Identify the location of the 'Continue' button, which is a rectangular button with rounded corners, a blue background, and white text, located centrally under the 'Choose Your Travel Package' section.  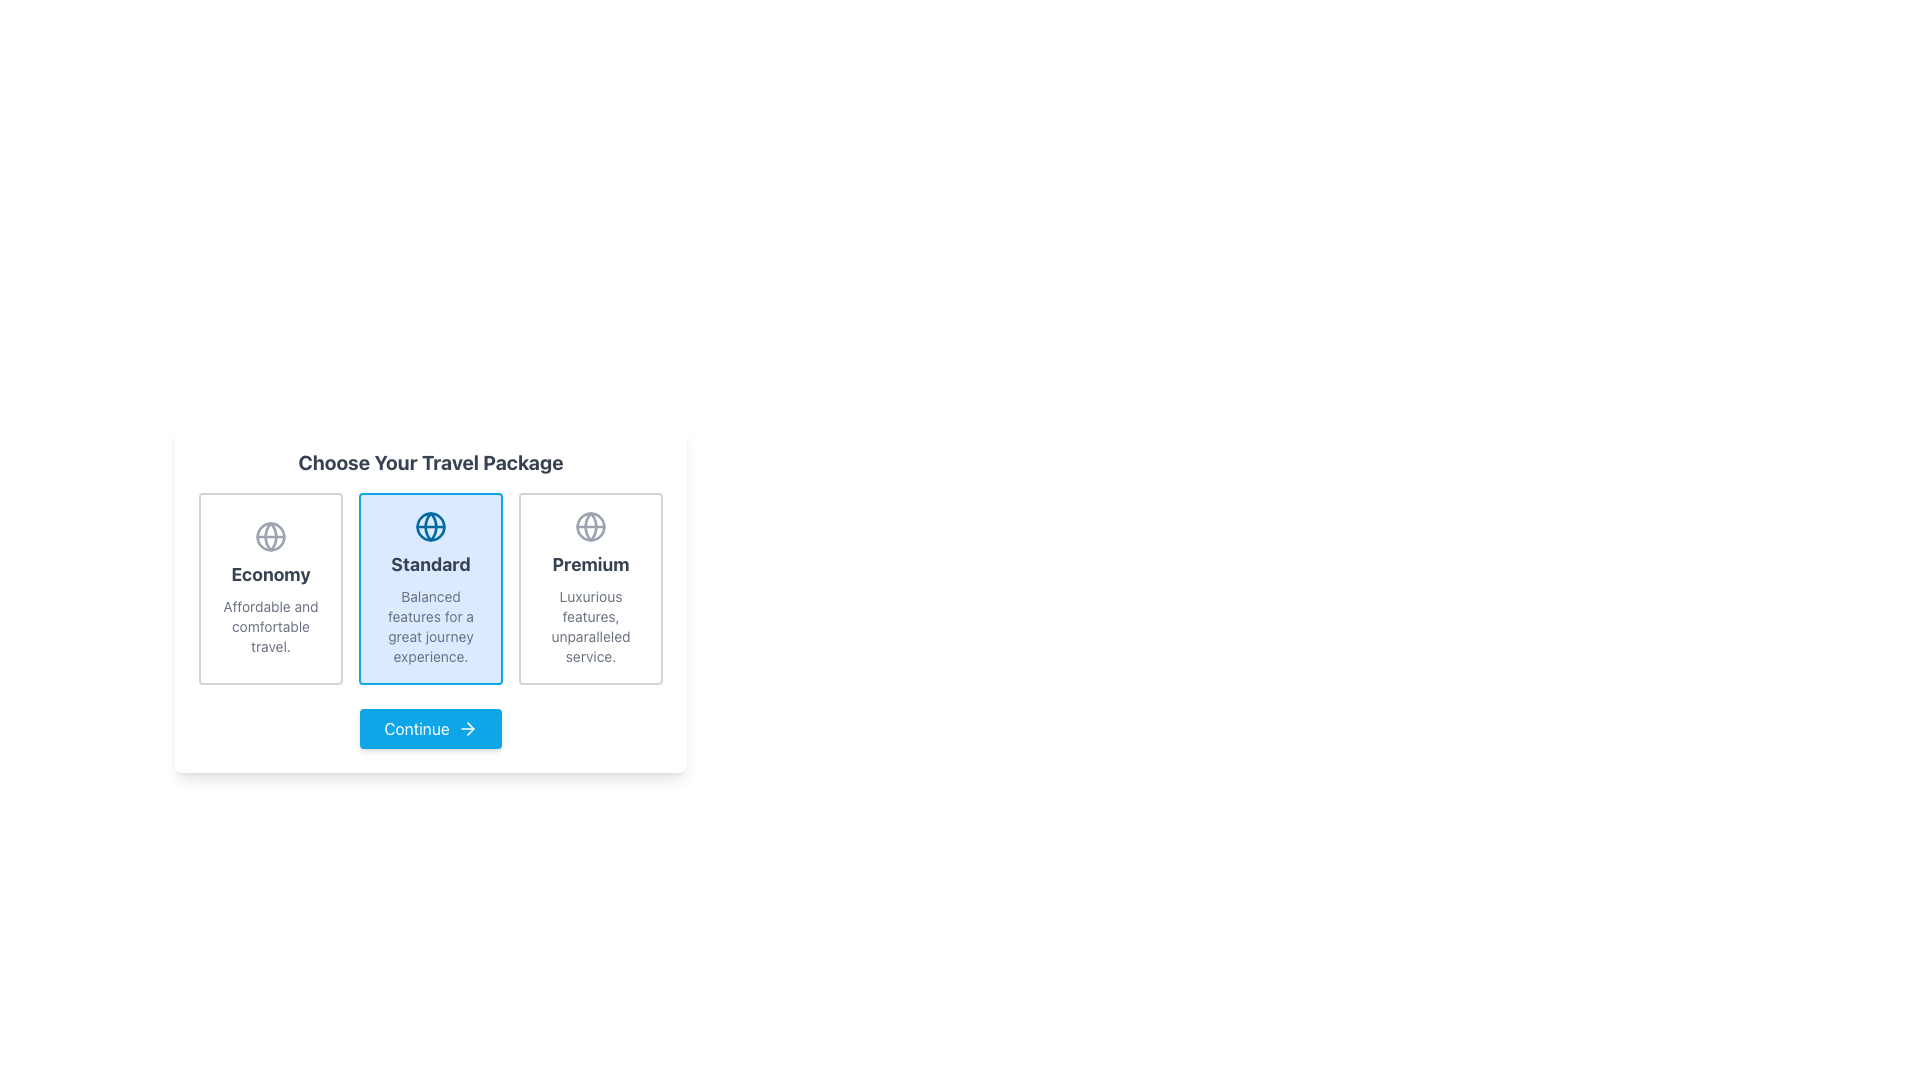
(430, 729).